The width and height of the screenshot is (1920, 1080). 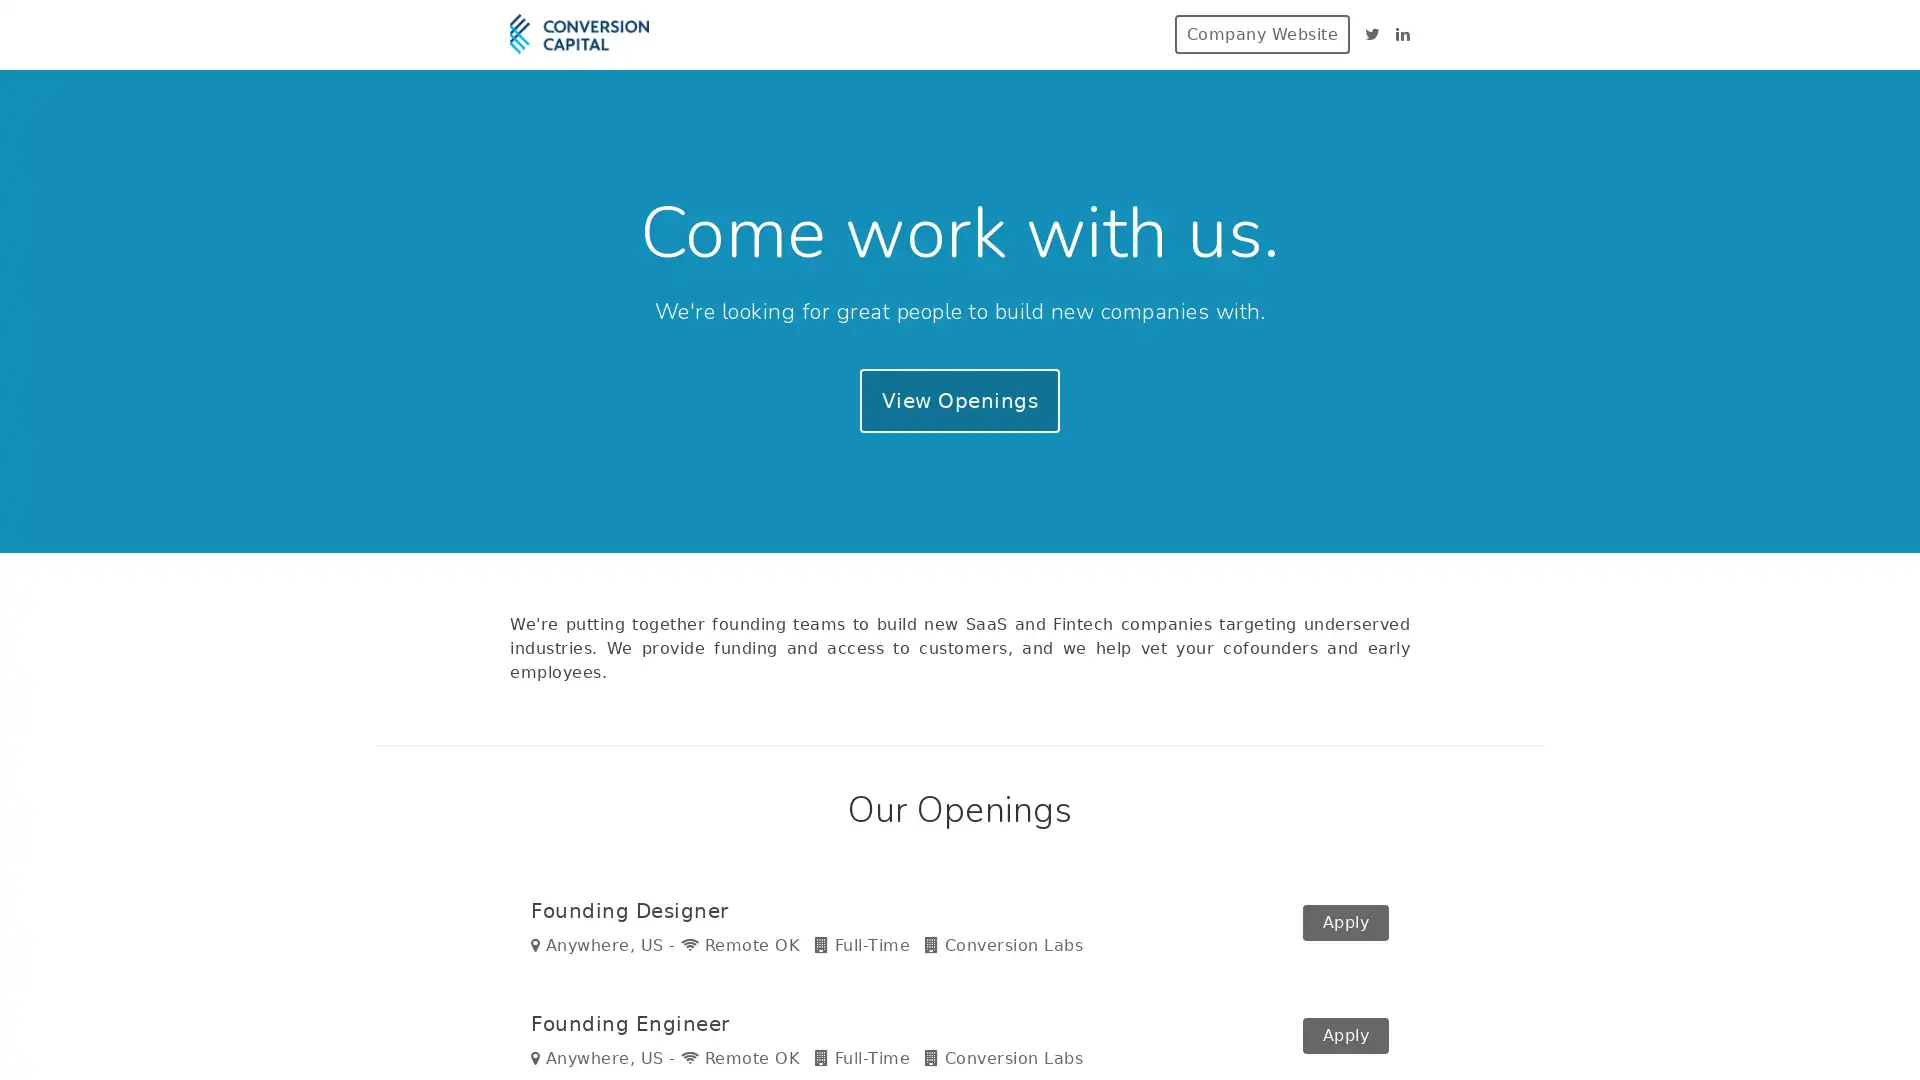 I want to click on Apply, so click(x=1345, y=932).